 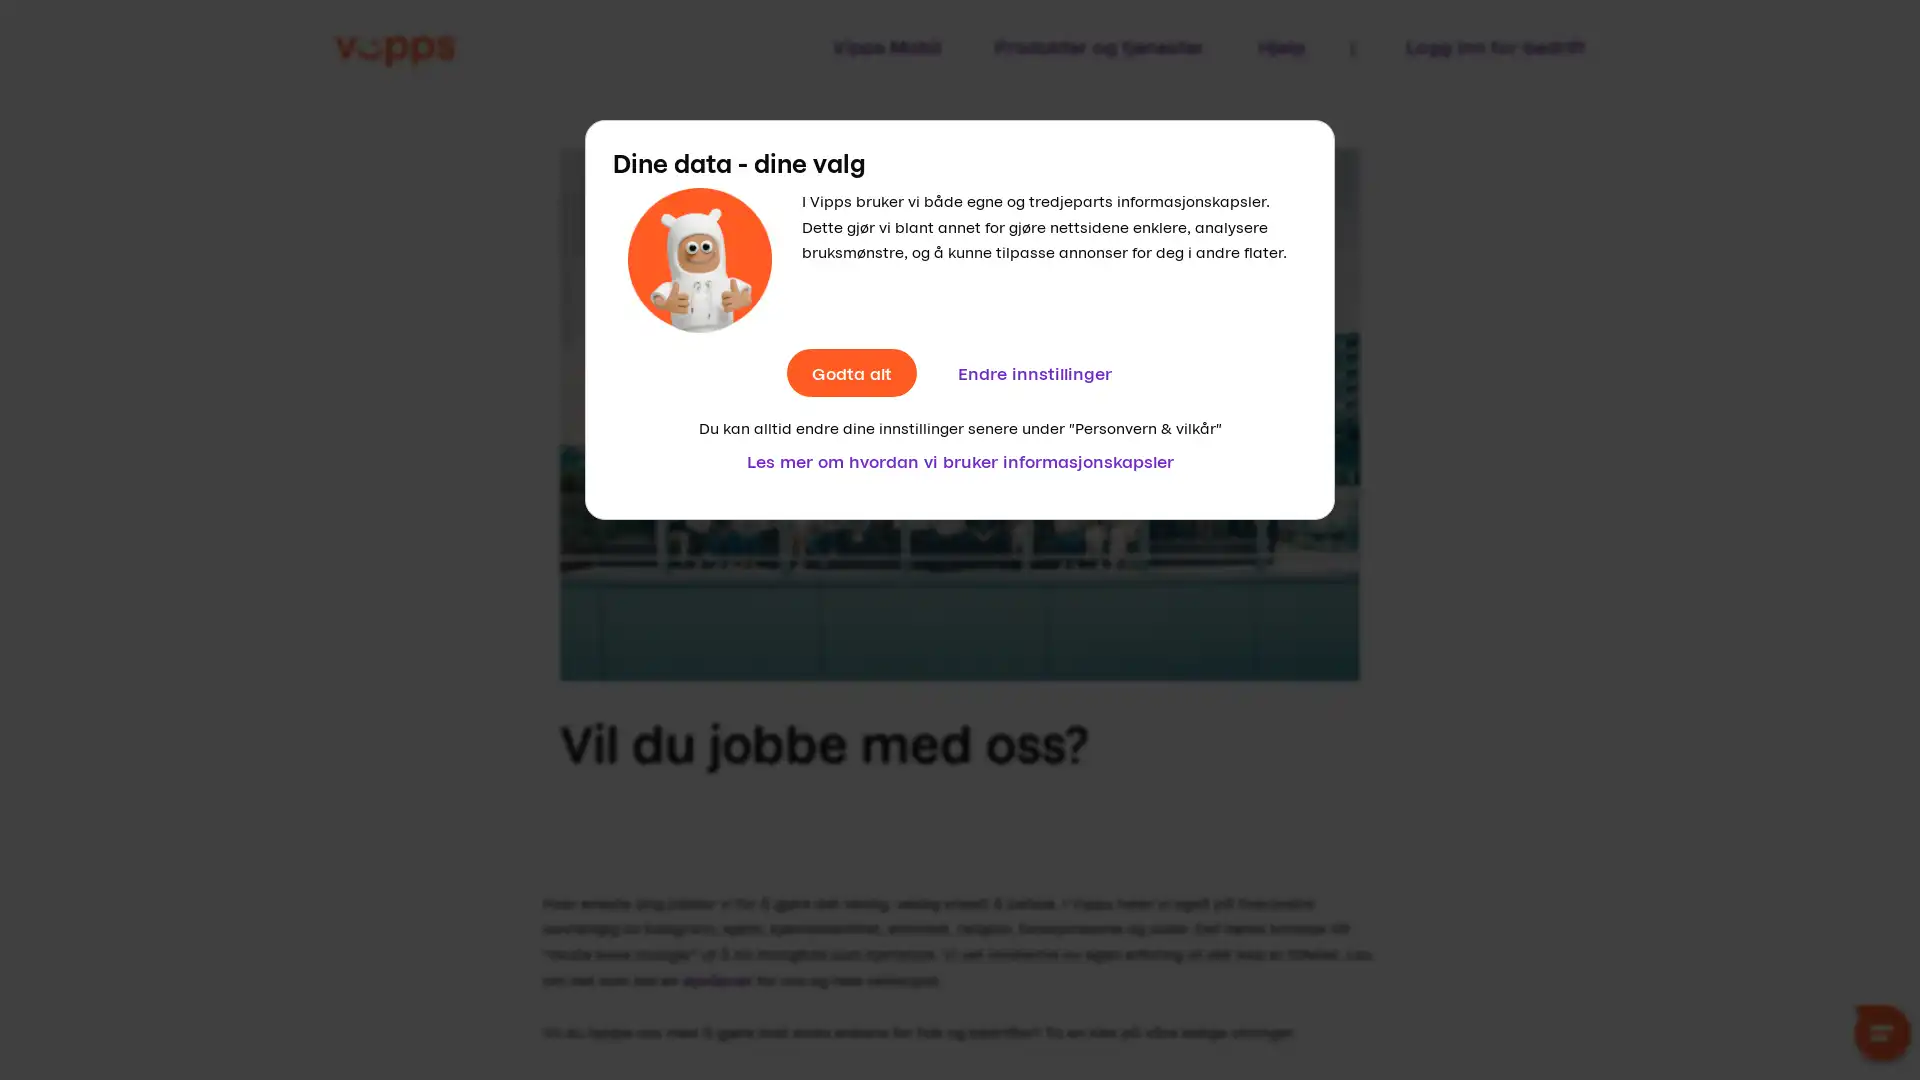 What do you see at coordinates (850, 373) in the screenshot?
I see `Godta alt` at bounding box center [850, 373].